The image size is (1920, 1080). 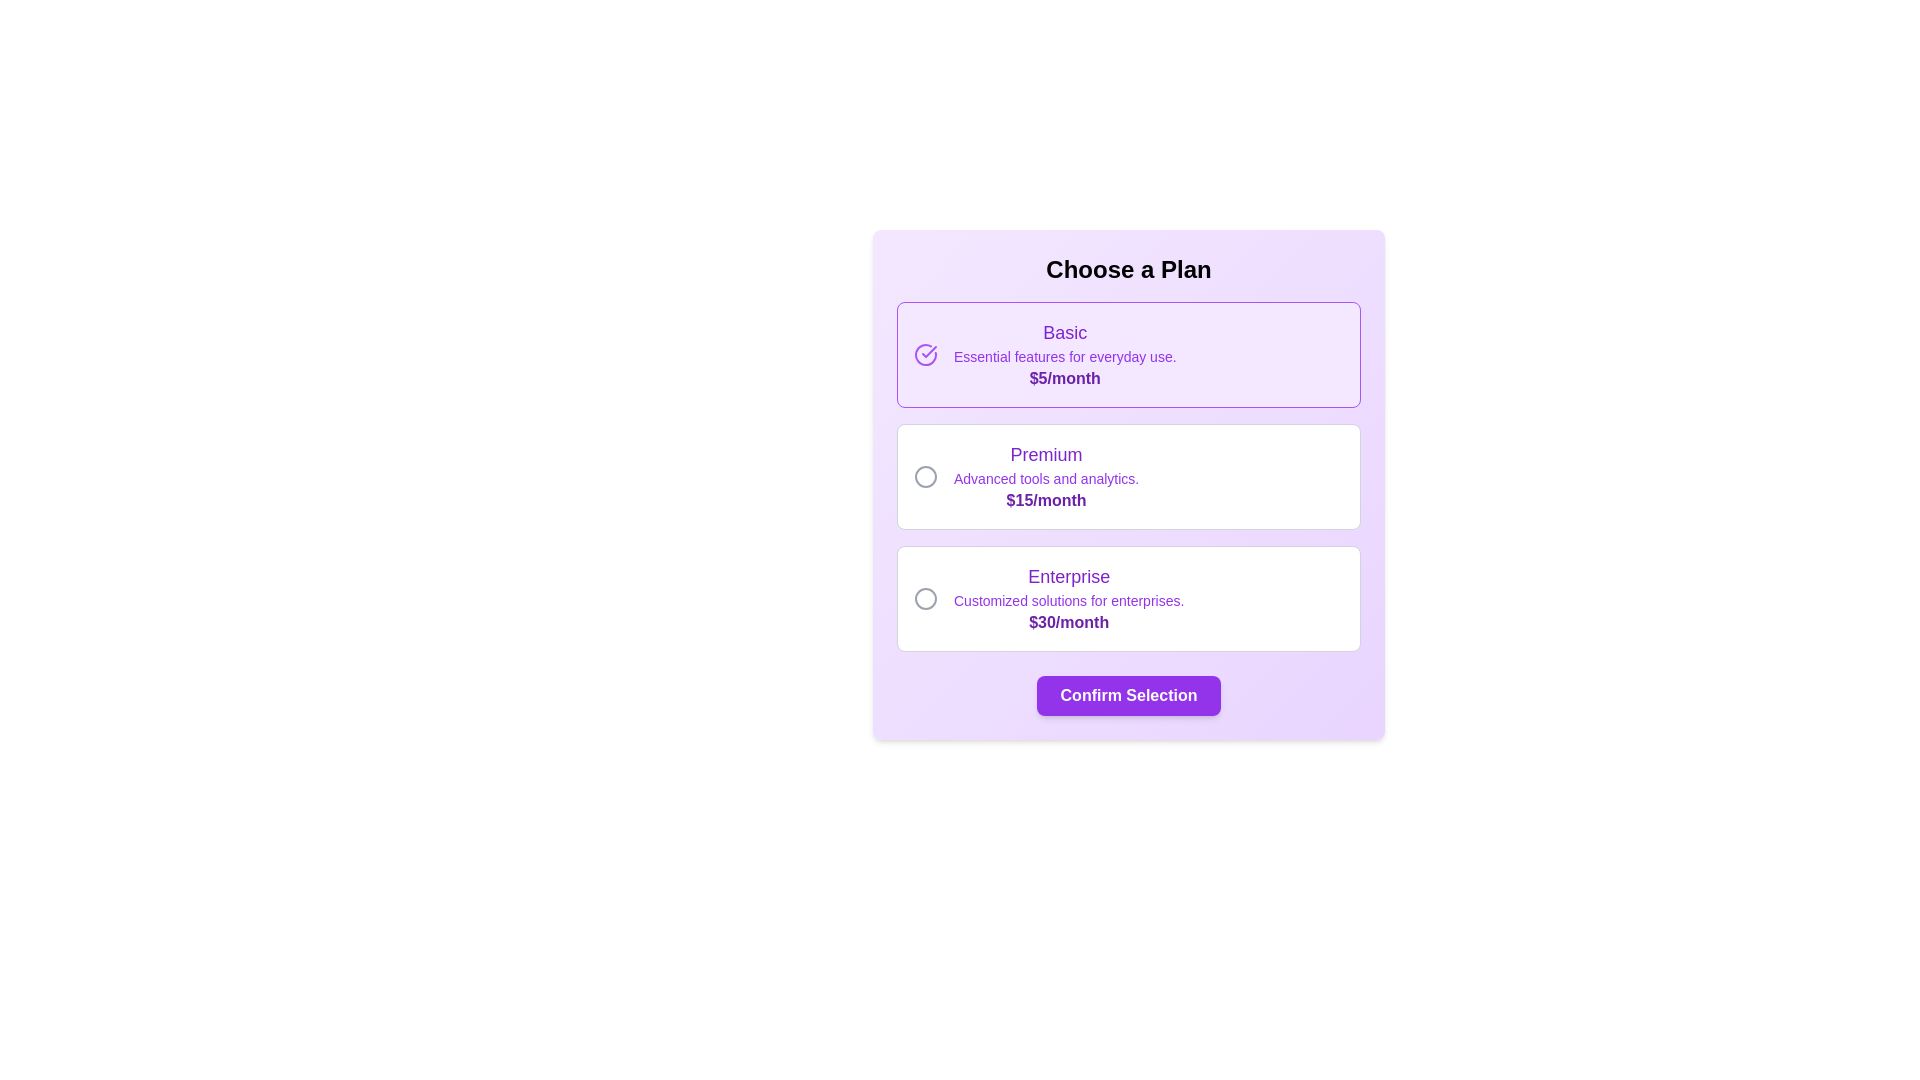 What do you see at coordinates (1045, 478) in the screenshot?
I see `the static text that provides a description for the 'Premium' plan, located between the 'Premium' title and the '$15/month' text` at bounding box center [1045, 478].